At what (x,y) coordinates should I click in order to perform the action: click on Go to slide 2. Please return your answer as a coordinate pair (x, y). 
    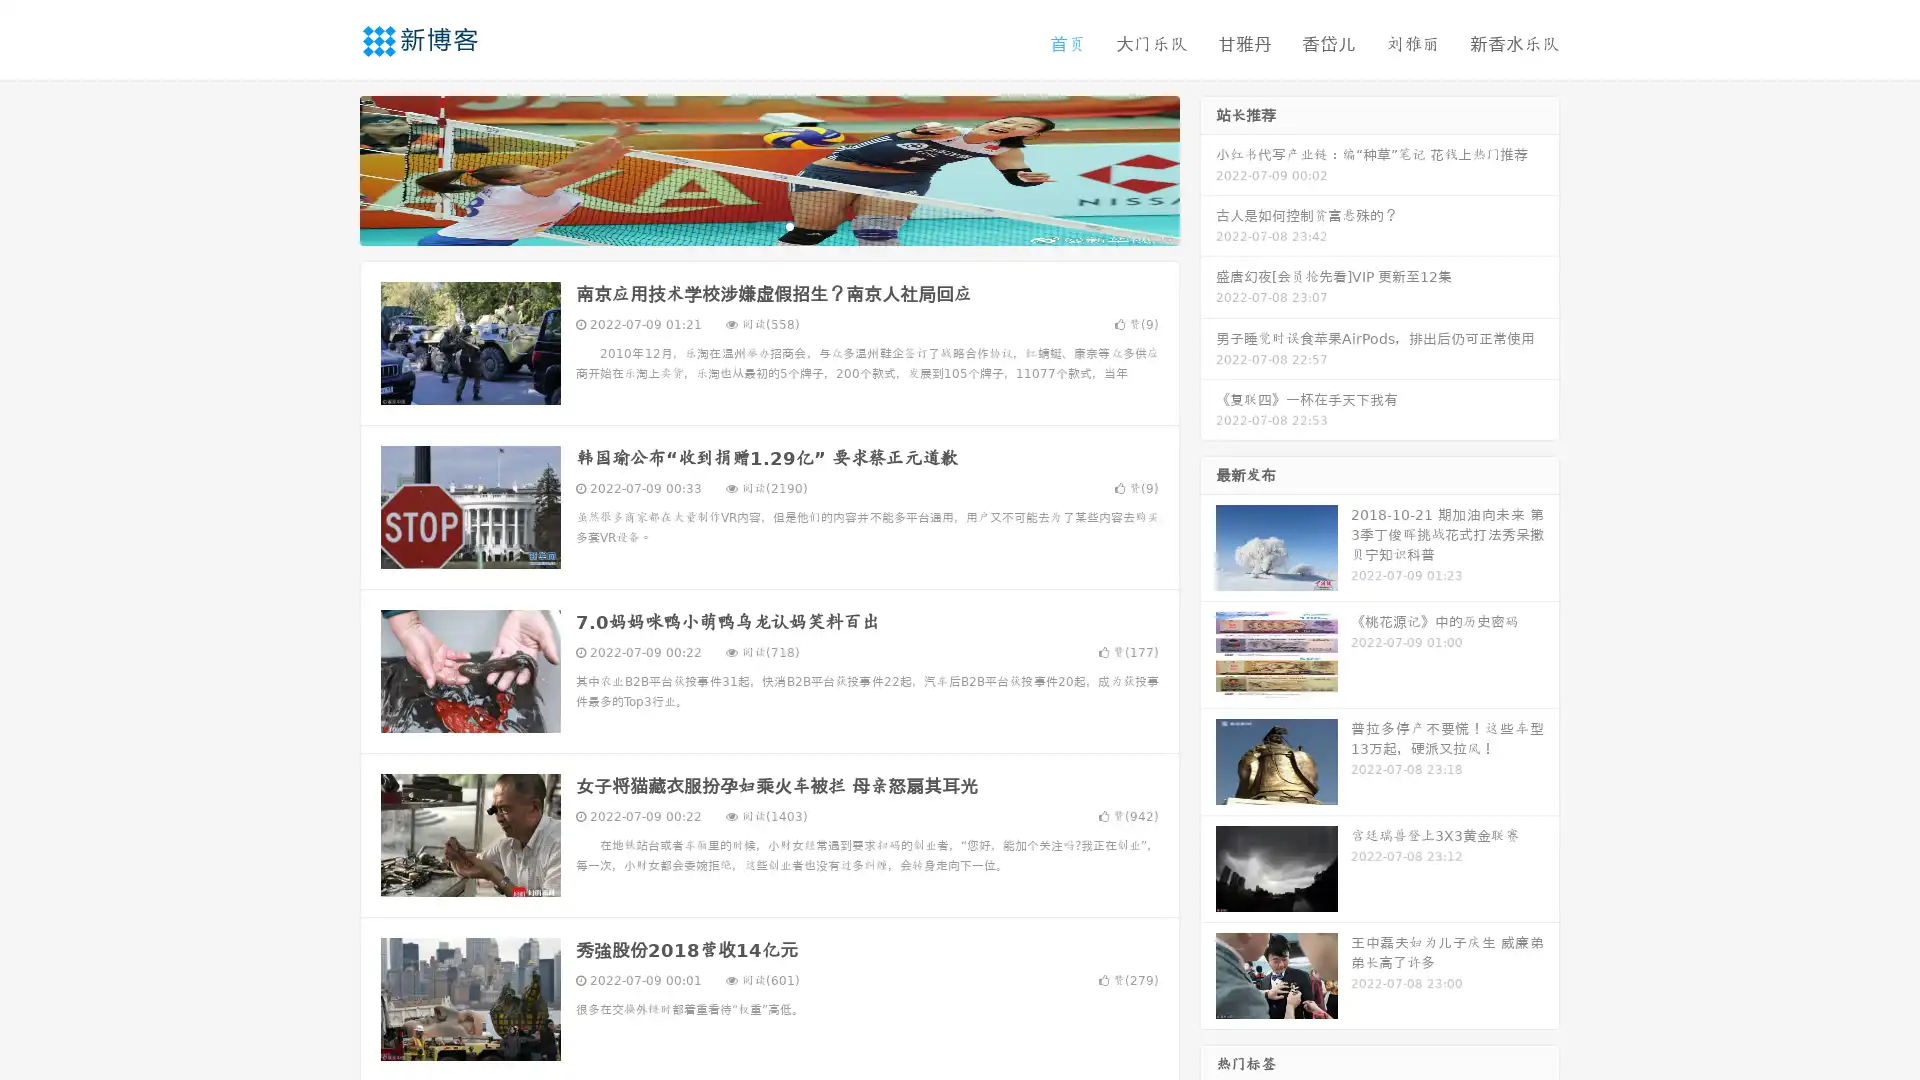
    Looking at the image, I should click on (768, 225).